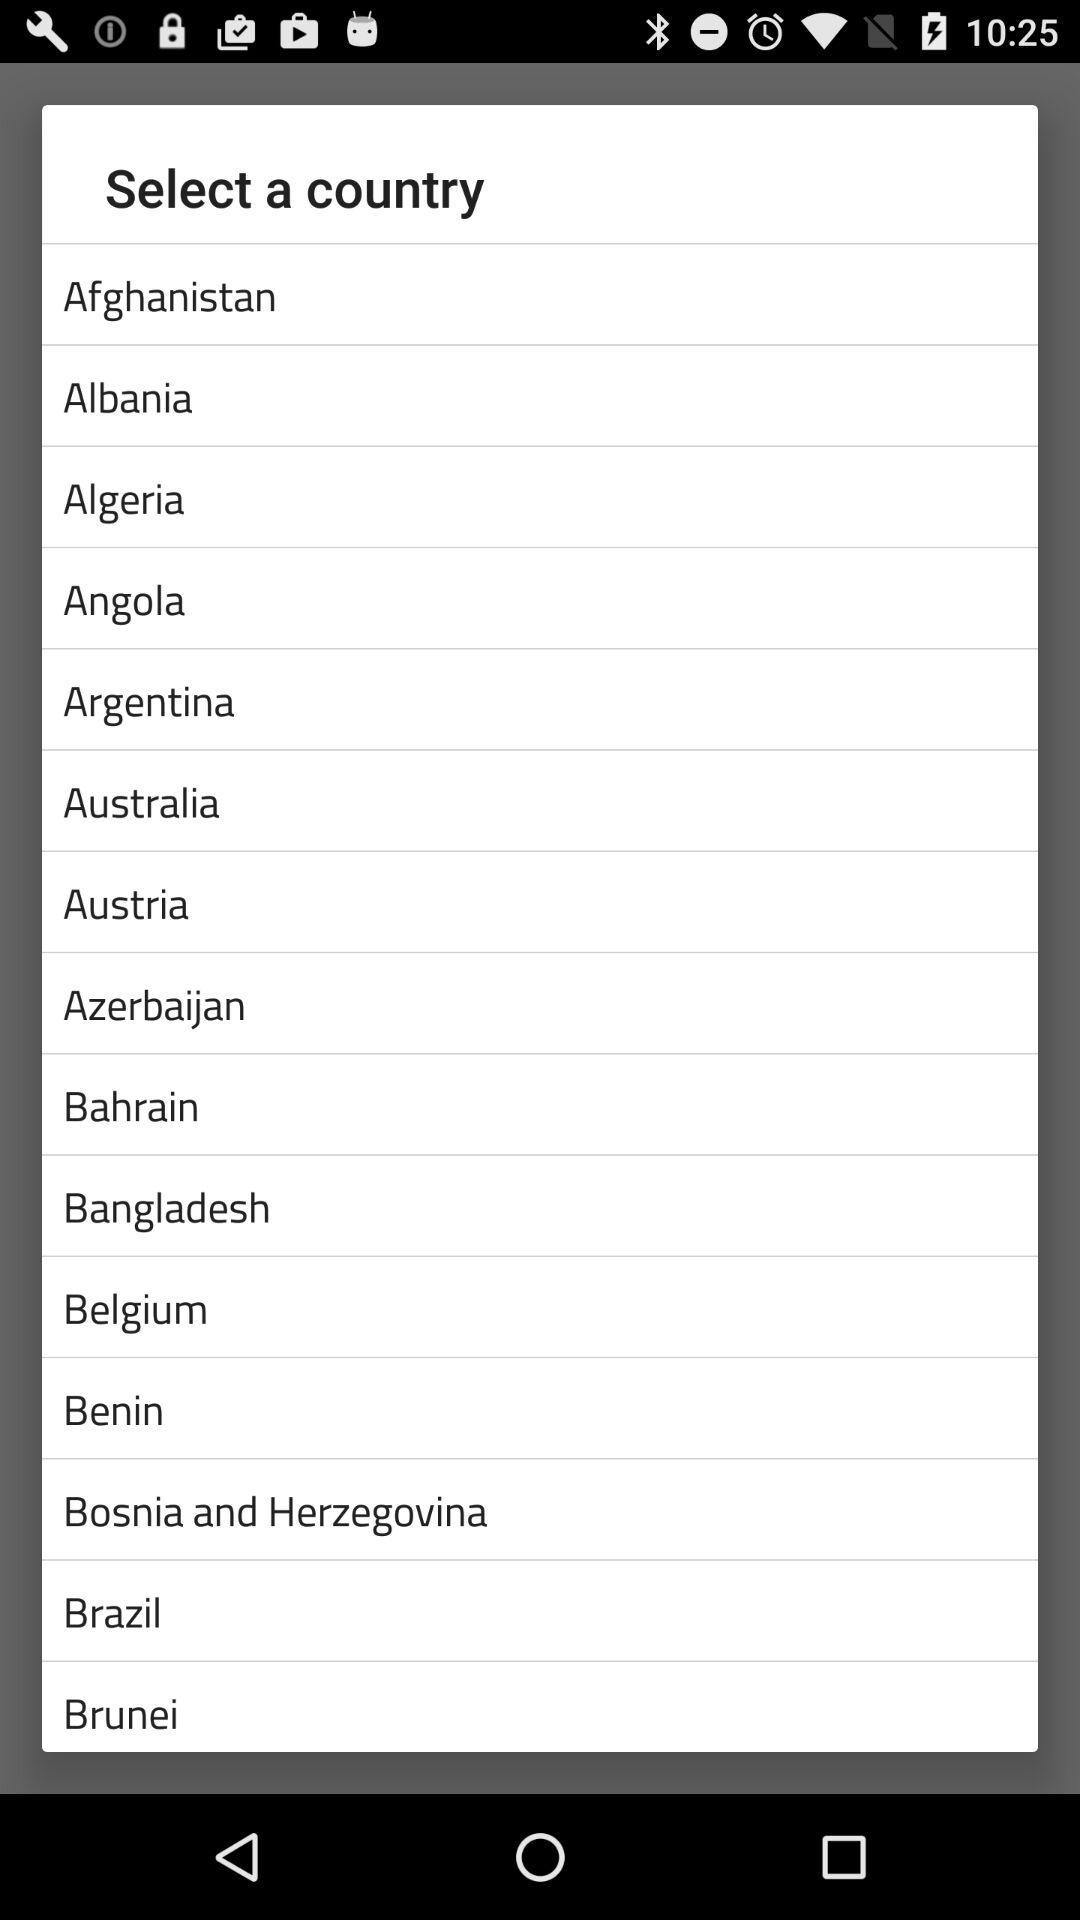 Image resolution: width=1080 pixels, height=1920 pixels. What do you see at coordinates (540, 1003) in the screenshot?
I see `azerbaijan app` at bounding box center [540, 1003].